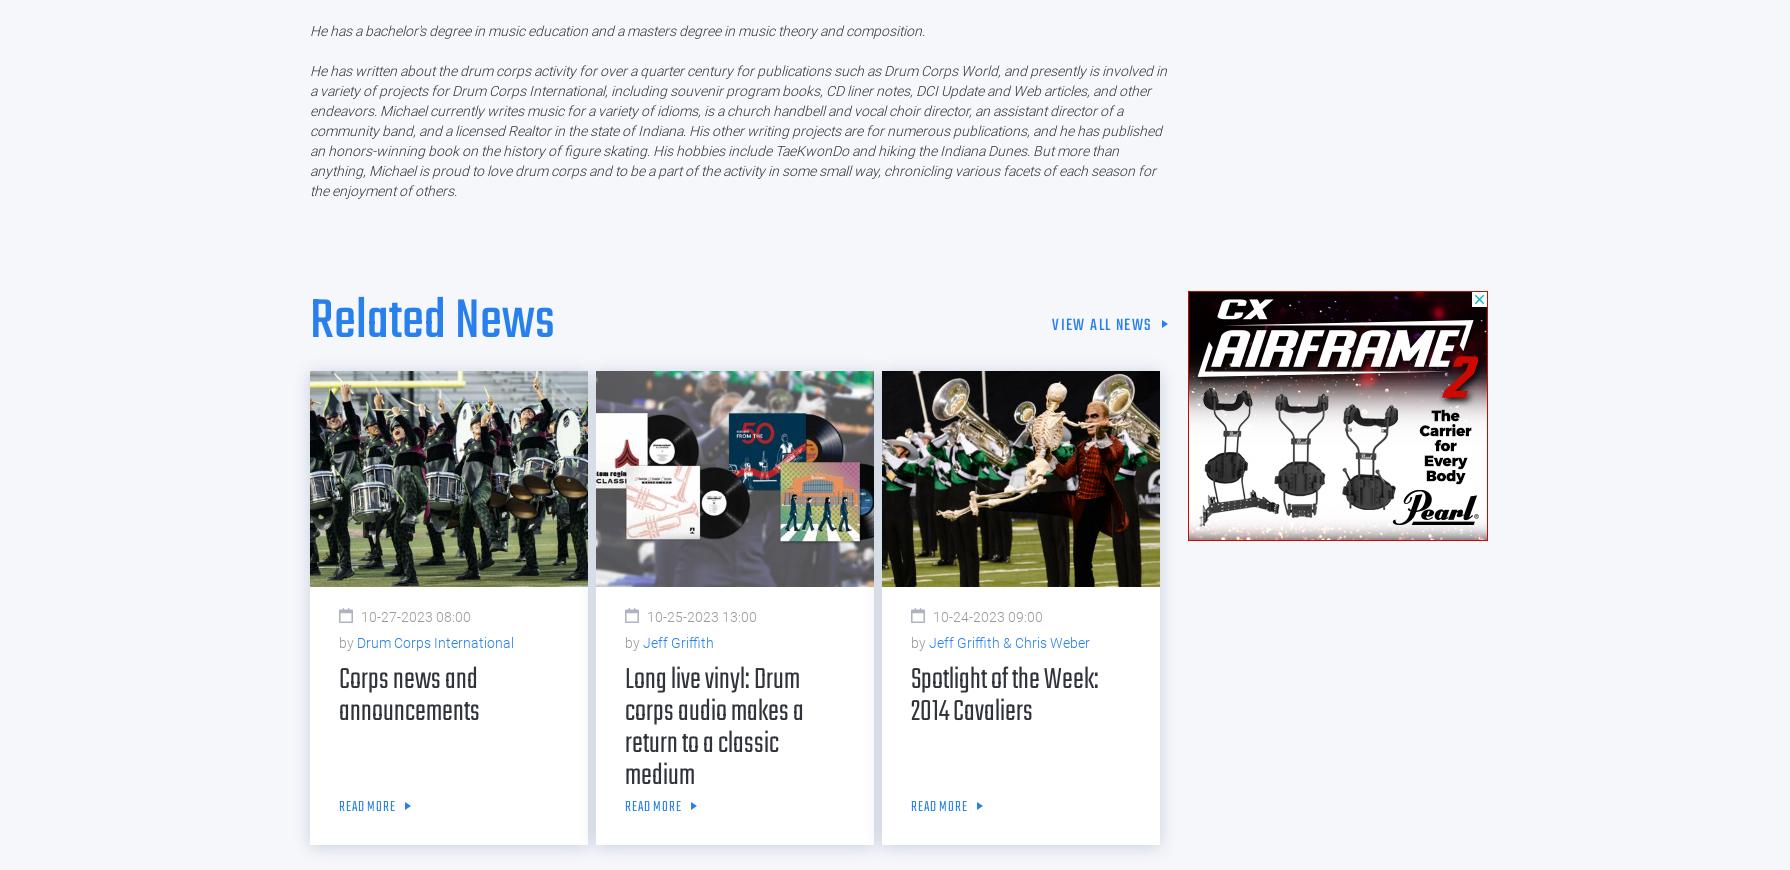 The height and width of the screenshot is (870, 1790). I want to click on '10-25-2023 13:00', so click(701, 616).